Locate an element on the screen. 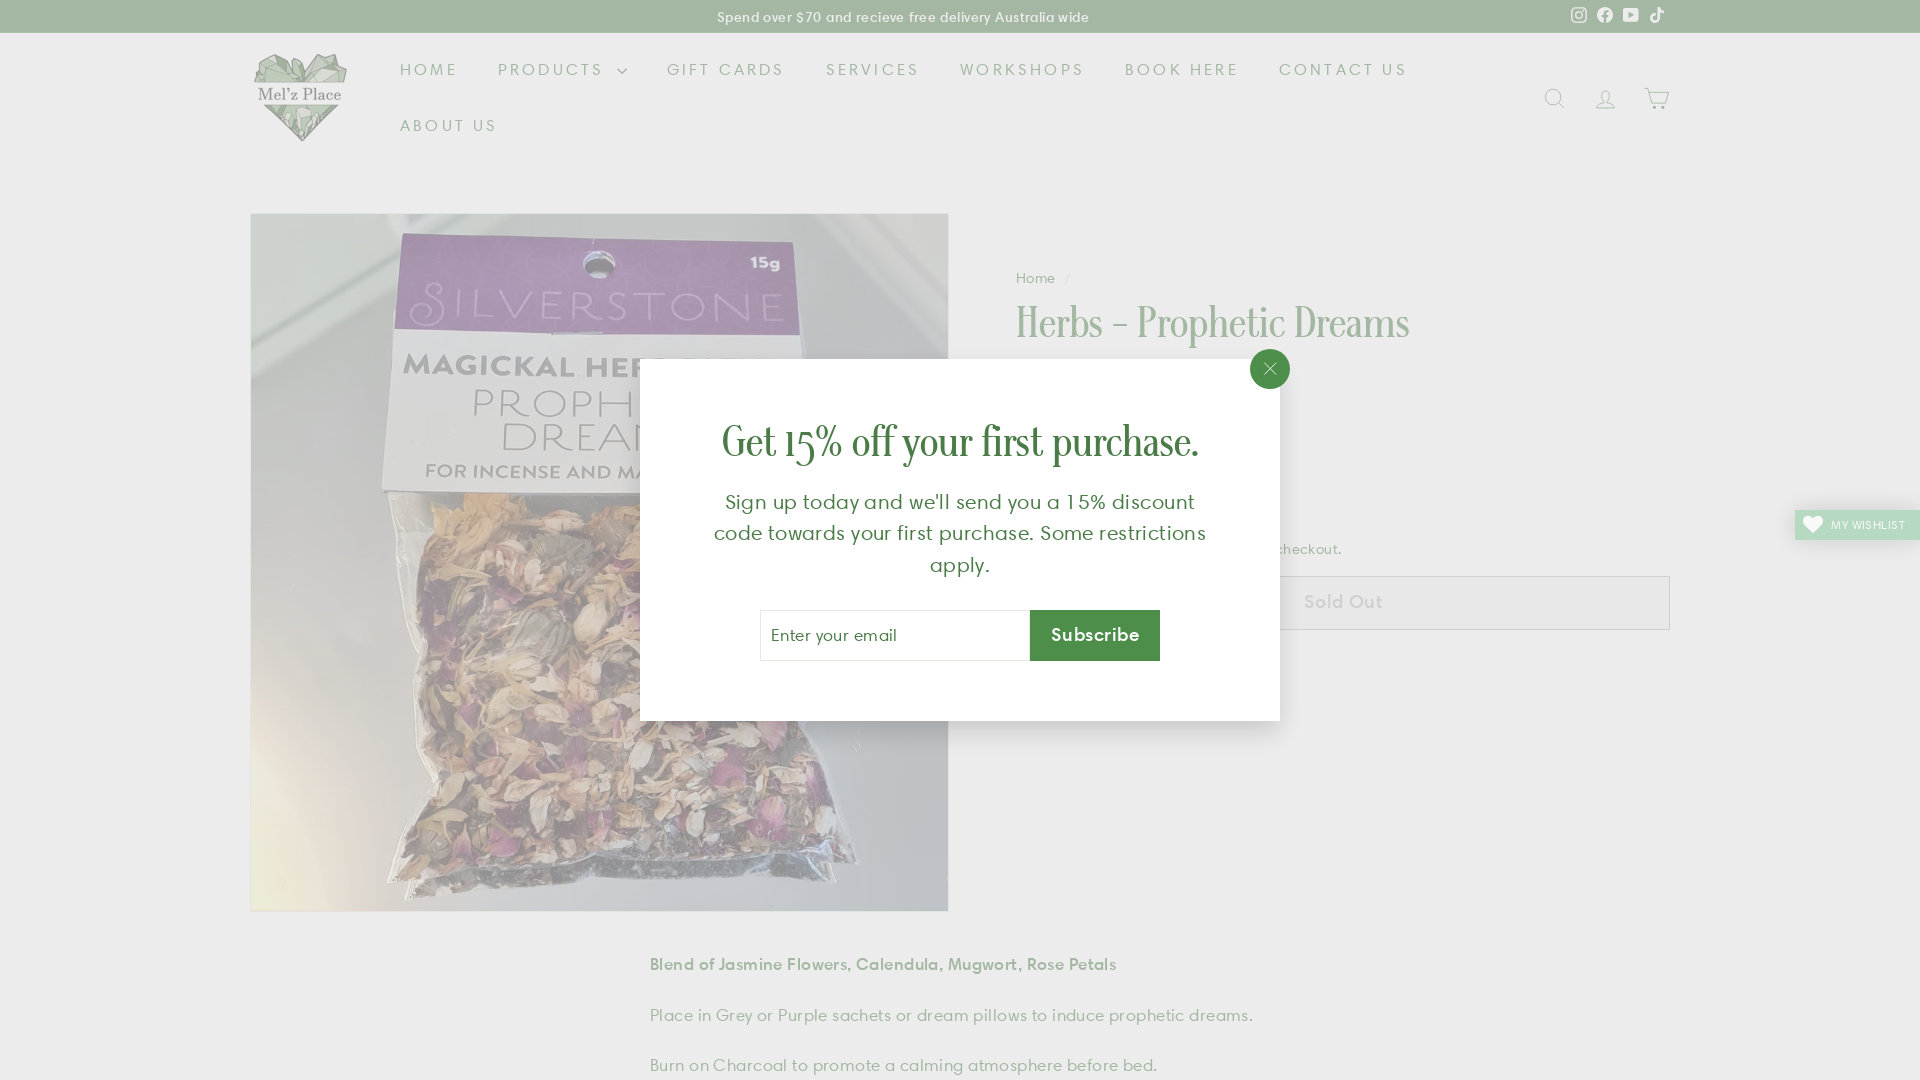 The width and height of the screenshot is (1920, 1080). 'YouTube' is located at coordinates (1631, 16).